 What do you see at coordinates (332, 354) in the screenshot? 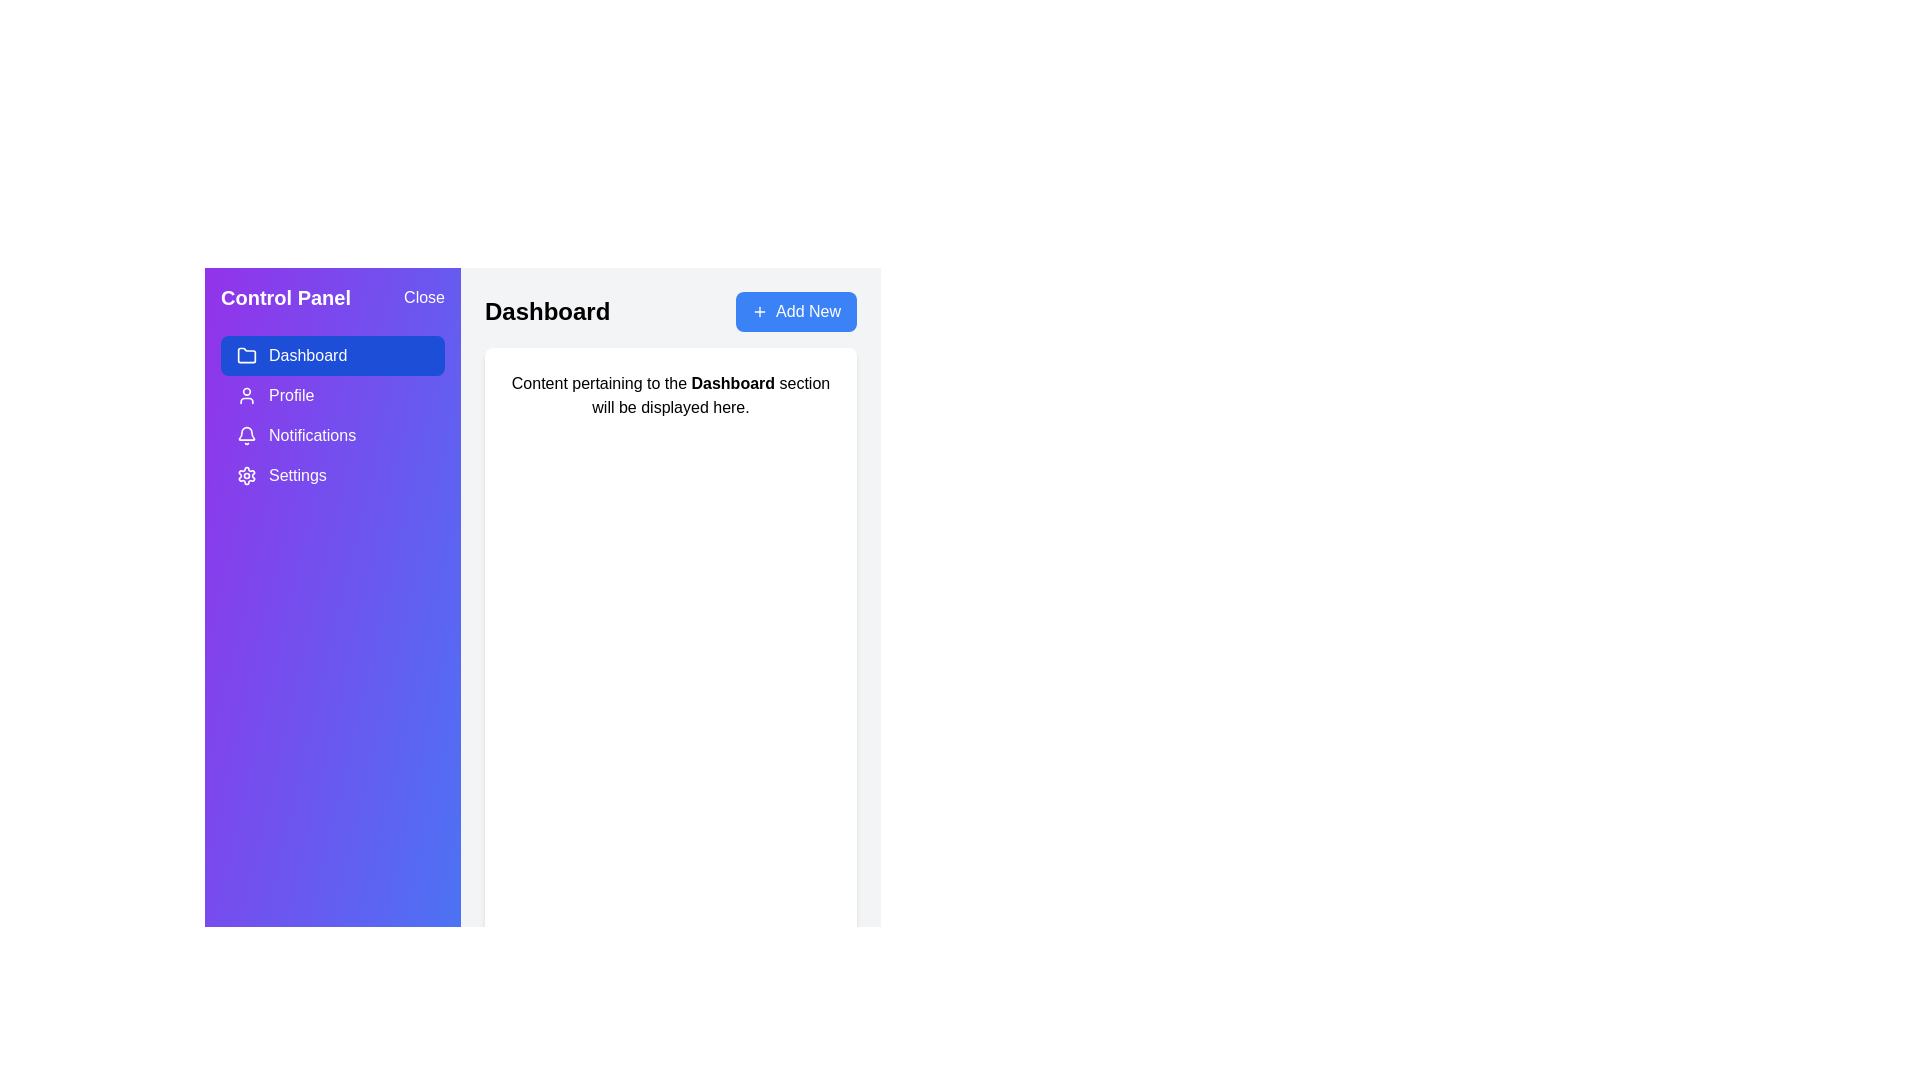
I see `the Dashboard section in the drawer menu` at bounding box center [332, 354].